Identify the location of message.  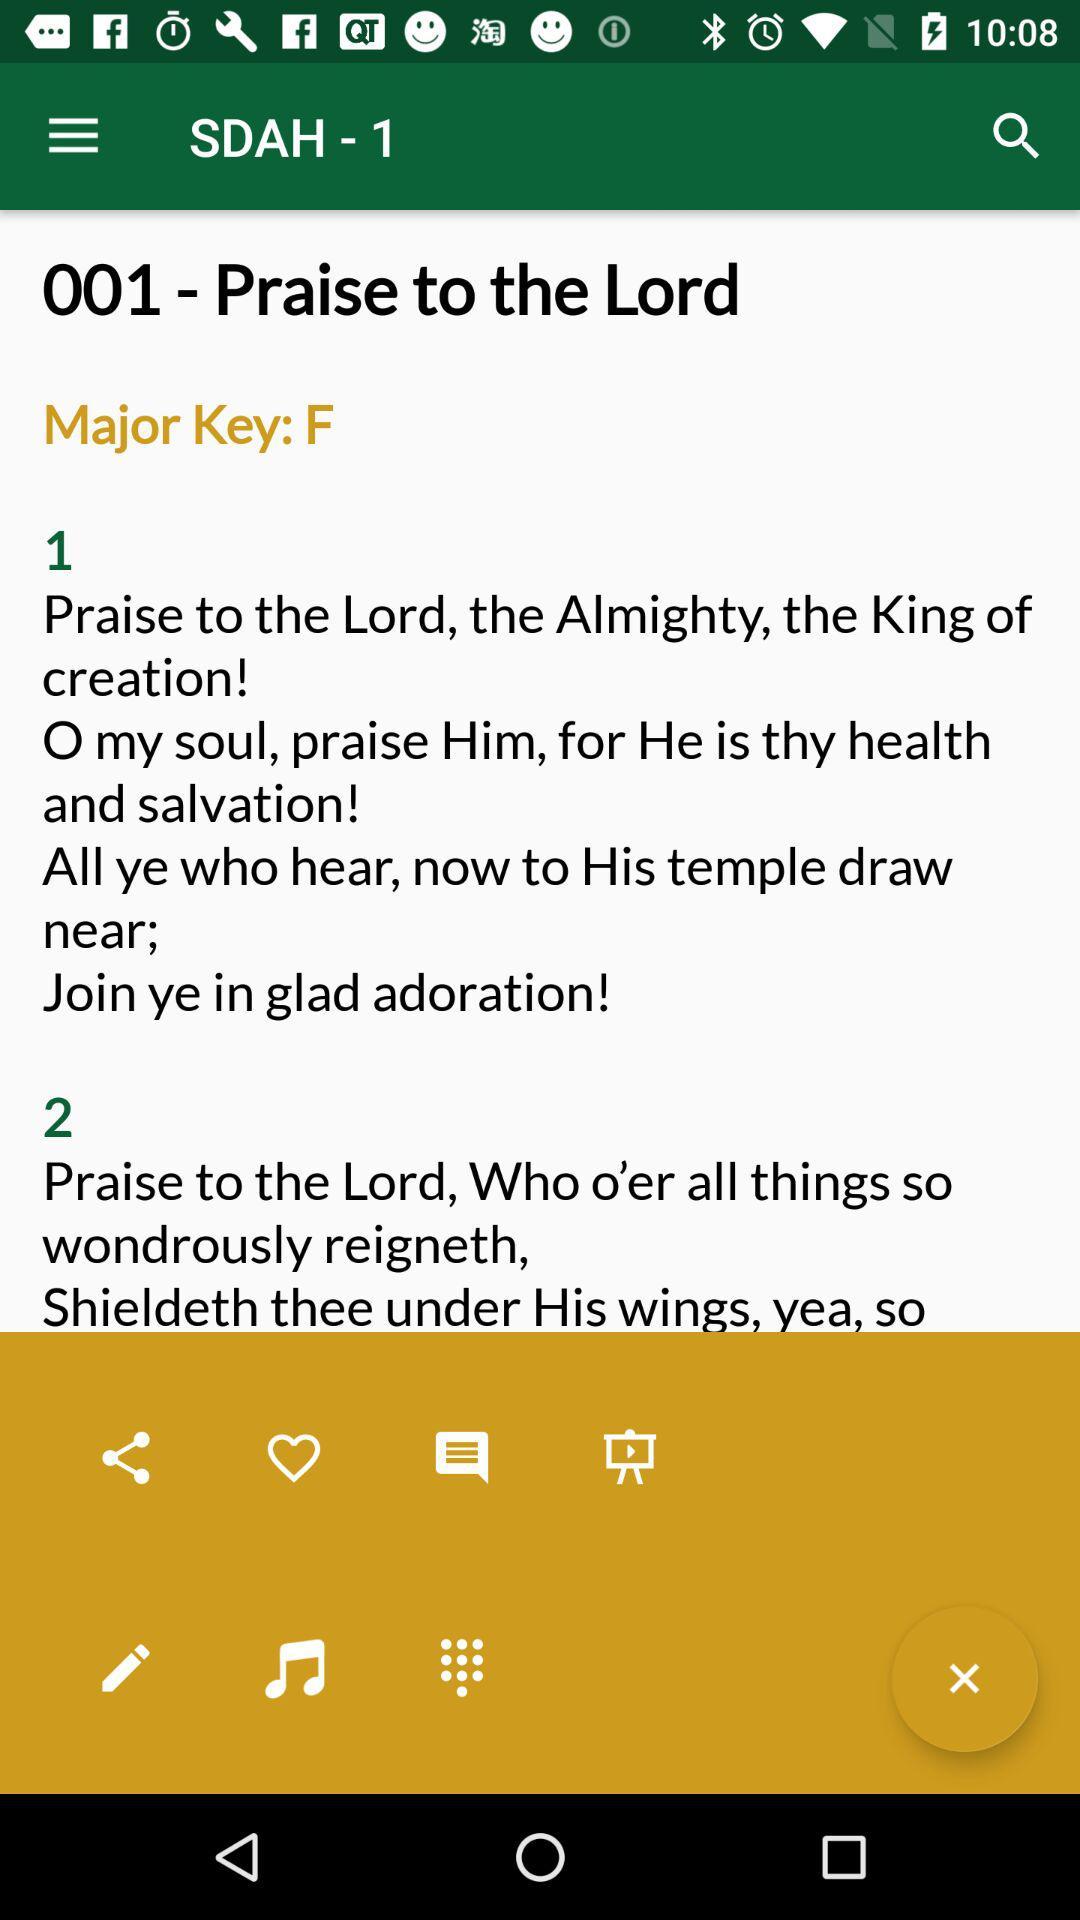
(462, 1458).